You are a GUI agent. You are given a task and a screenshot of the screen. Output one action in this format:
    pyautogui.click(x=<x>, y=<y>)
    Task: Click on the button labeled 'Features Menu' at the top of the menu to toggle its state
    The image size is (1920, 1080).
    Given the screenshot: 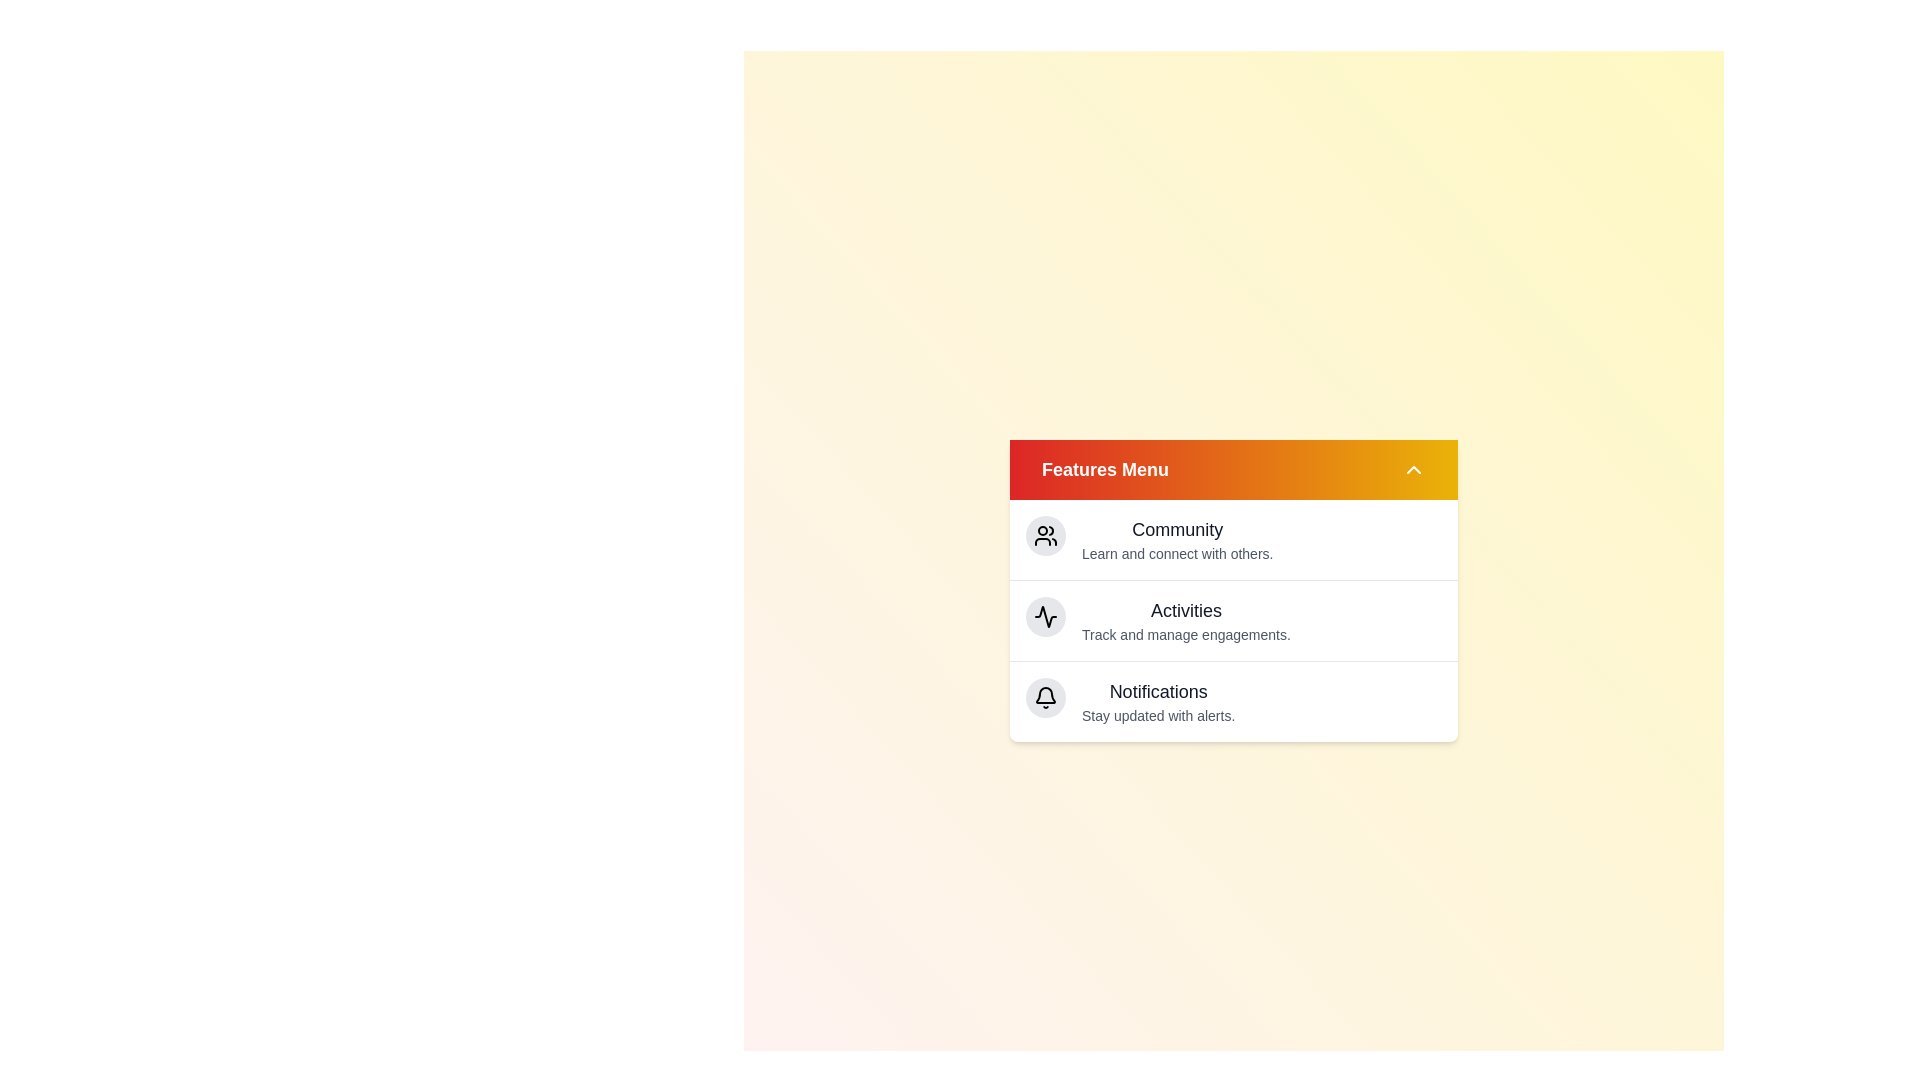 What is the action you would take?
    pyautogui.click(x=1232, y=470)
    